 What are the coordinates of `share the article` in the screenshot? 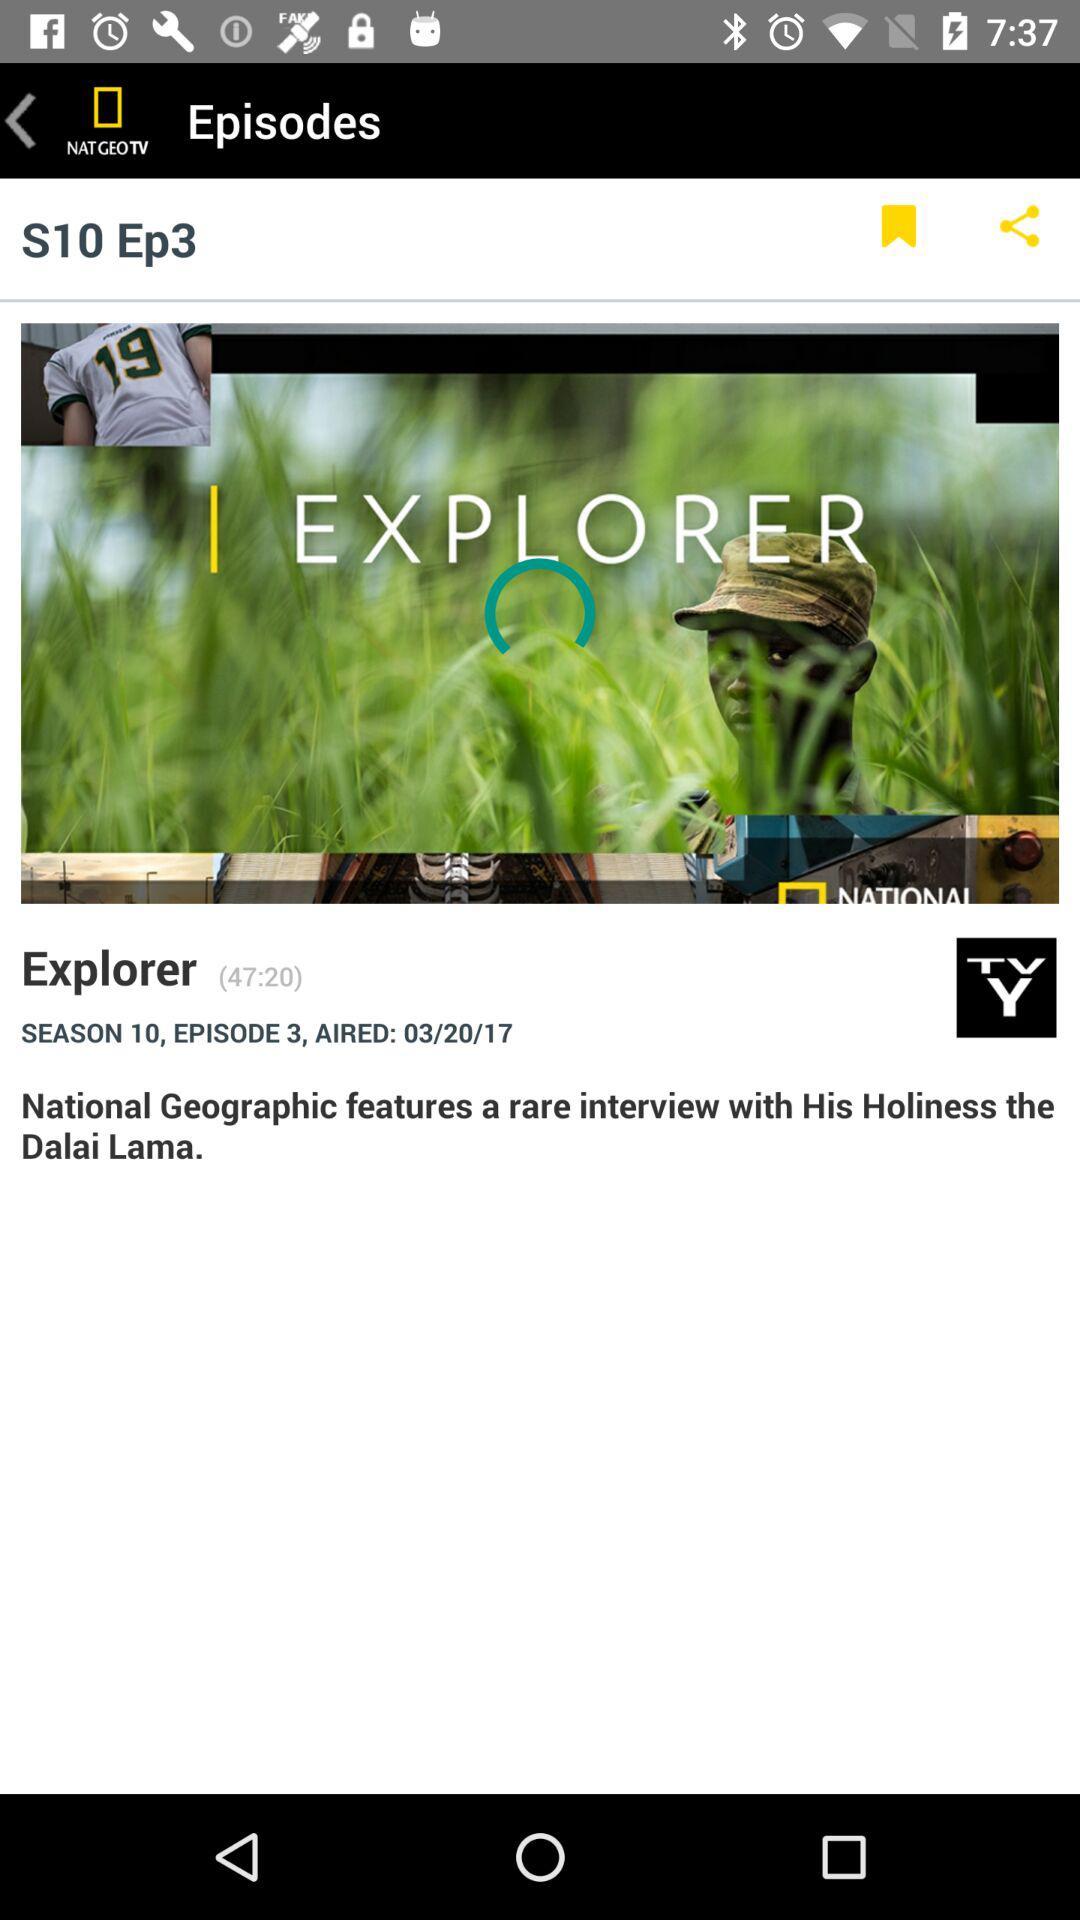 It's located at (1019, 238).